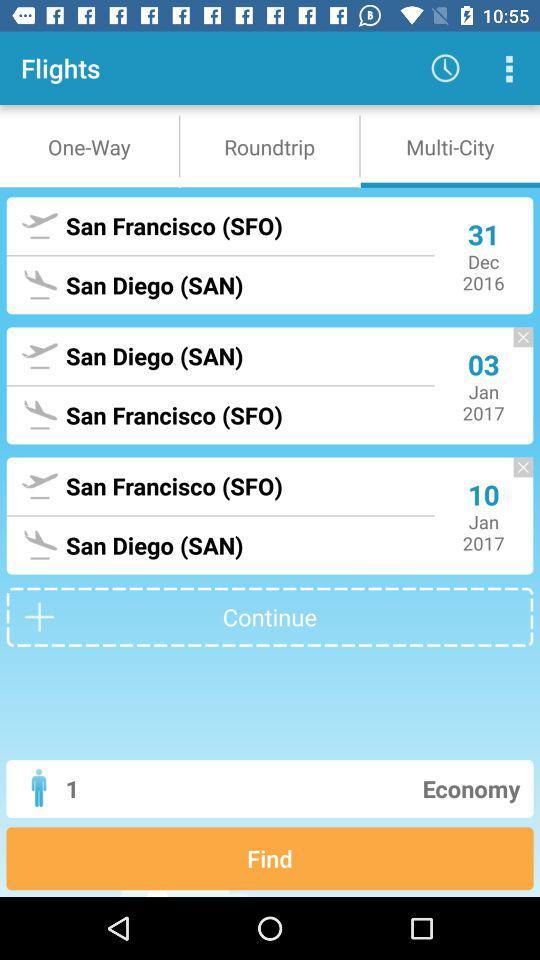 Image resolution: width=540 pixels, height=960 pixels. Describe the element at coordinates (345, 788) in the screenshot. I see `economy item` at that location.